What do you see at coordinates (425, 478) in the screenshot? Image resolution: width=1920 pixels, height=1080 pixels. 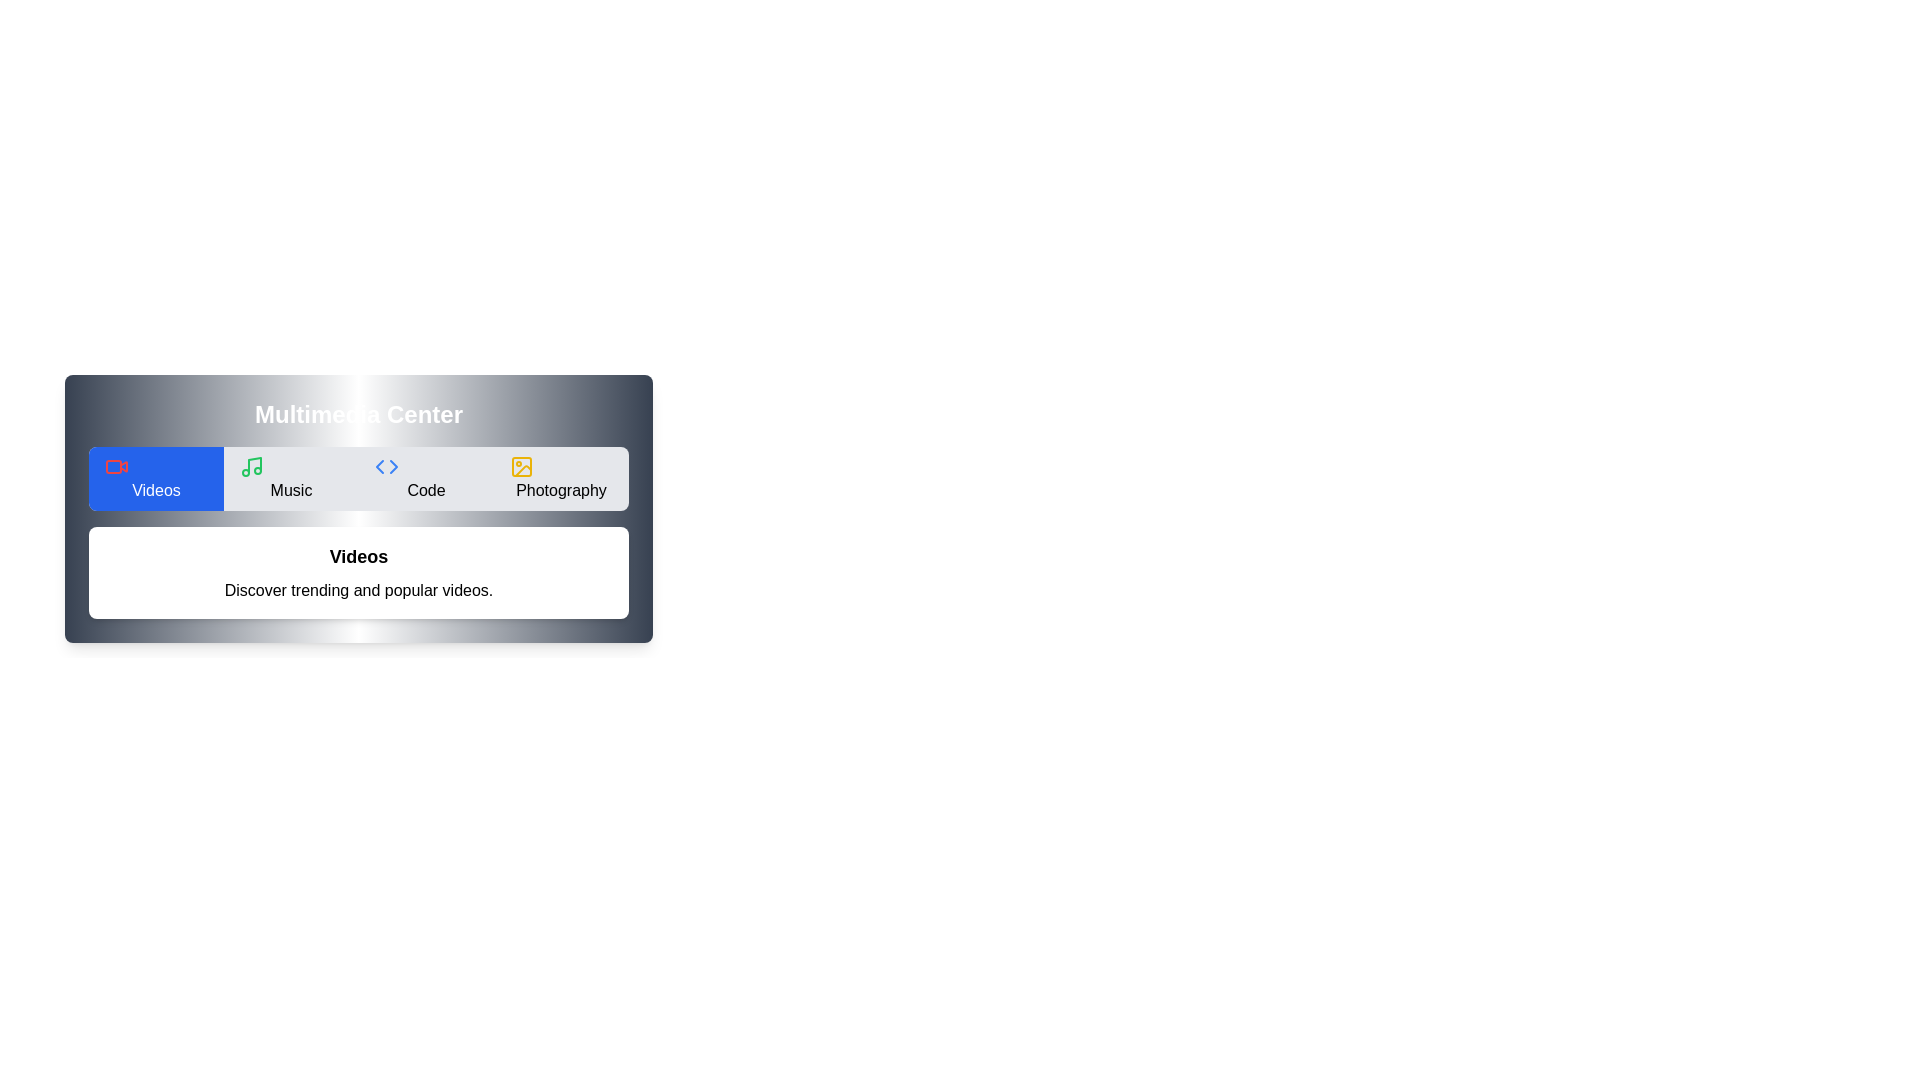 I see `the Code tab` at bounding box center [425, 478].